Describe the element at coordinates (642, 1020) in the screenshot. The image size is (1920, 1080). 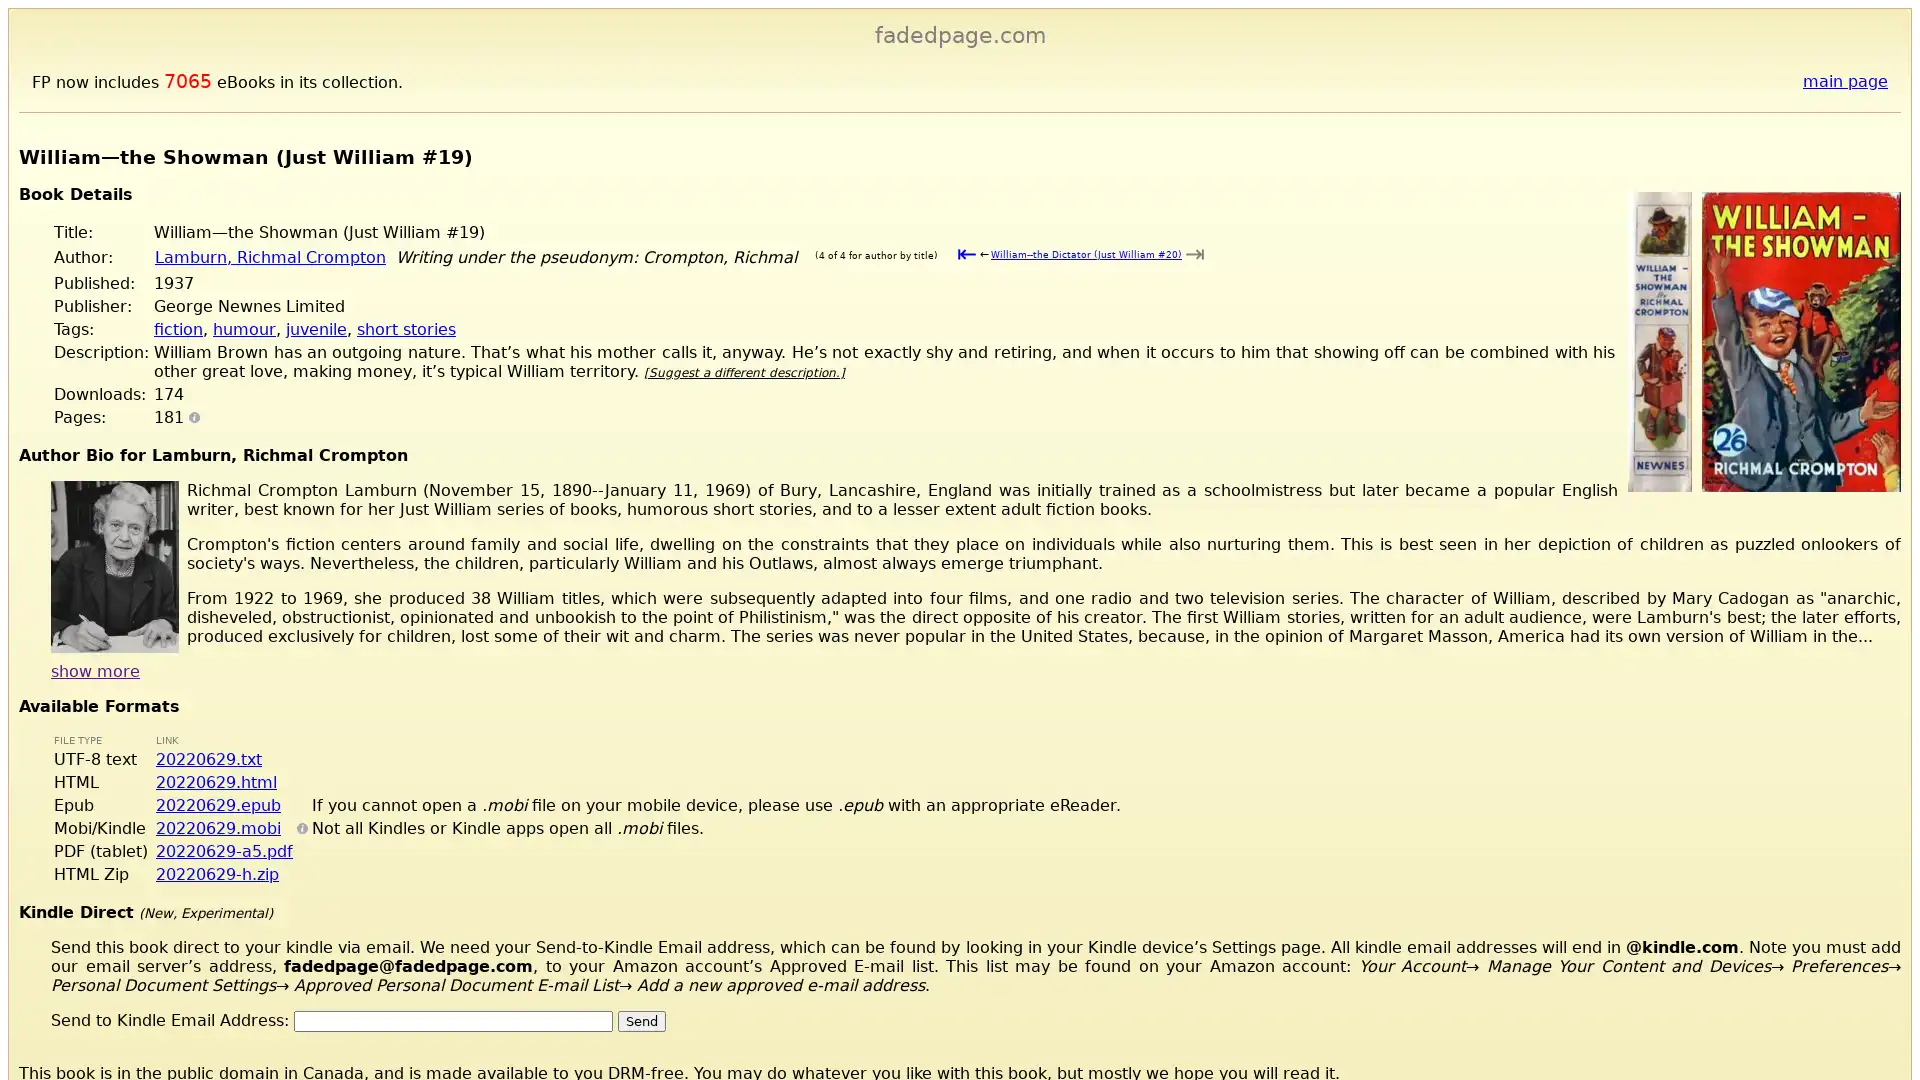
I see `Send` at that location.